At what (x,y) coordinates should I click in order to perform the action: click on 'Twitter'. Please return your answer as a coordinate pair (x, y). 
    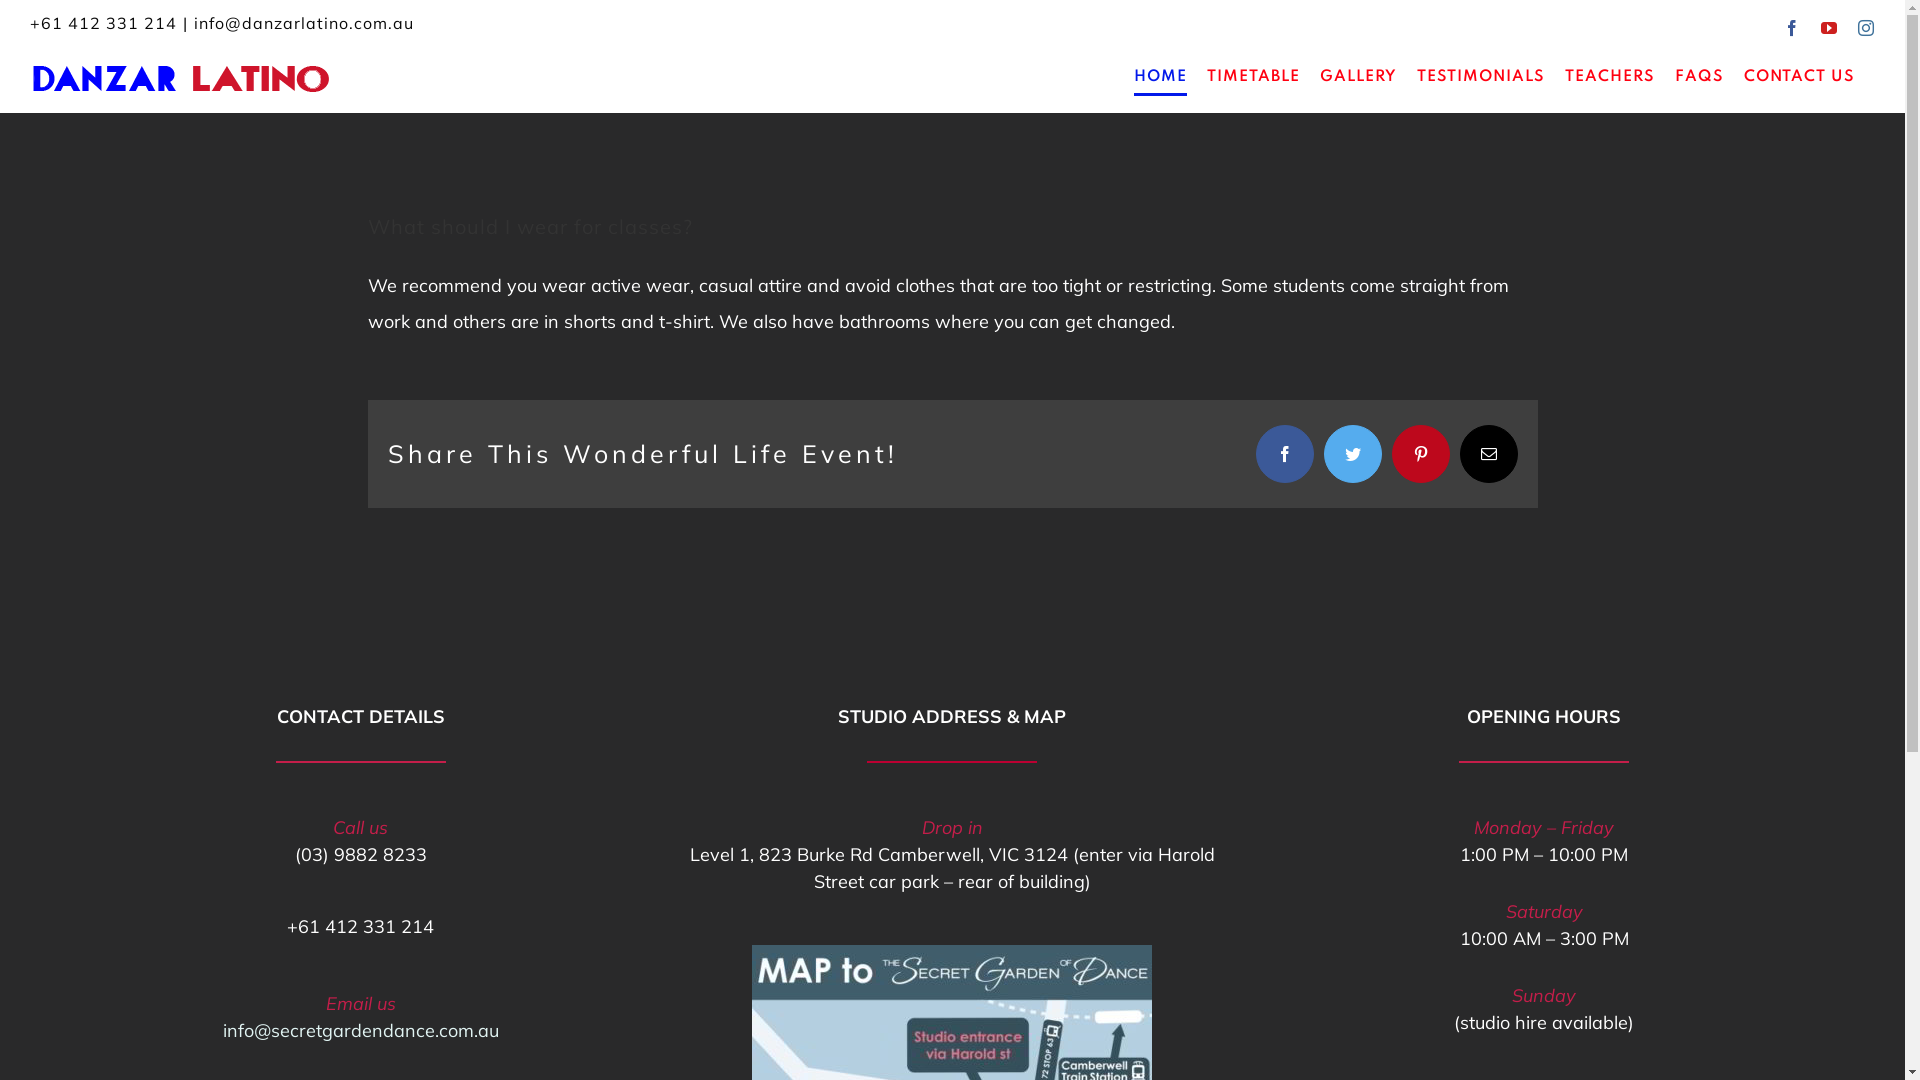
    Looking at the image, I should click on (1324, 454).